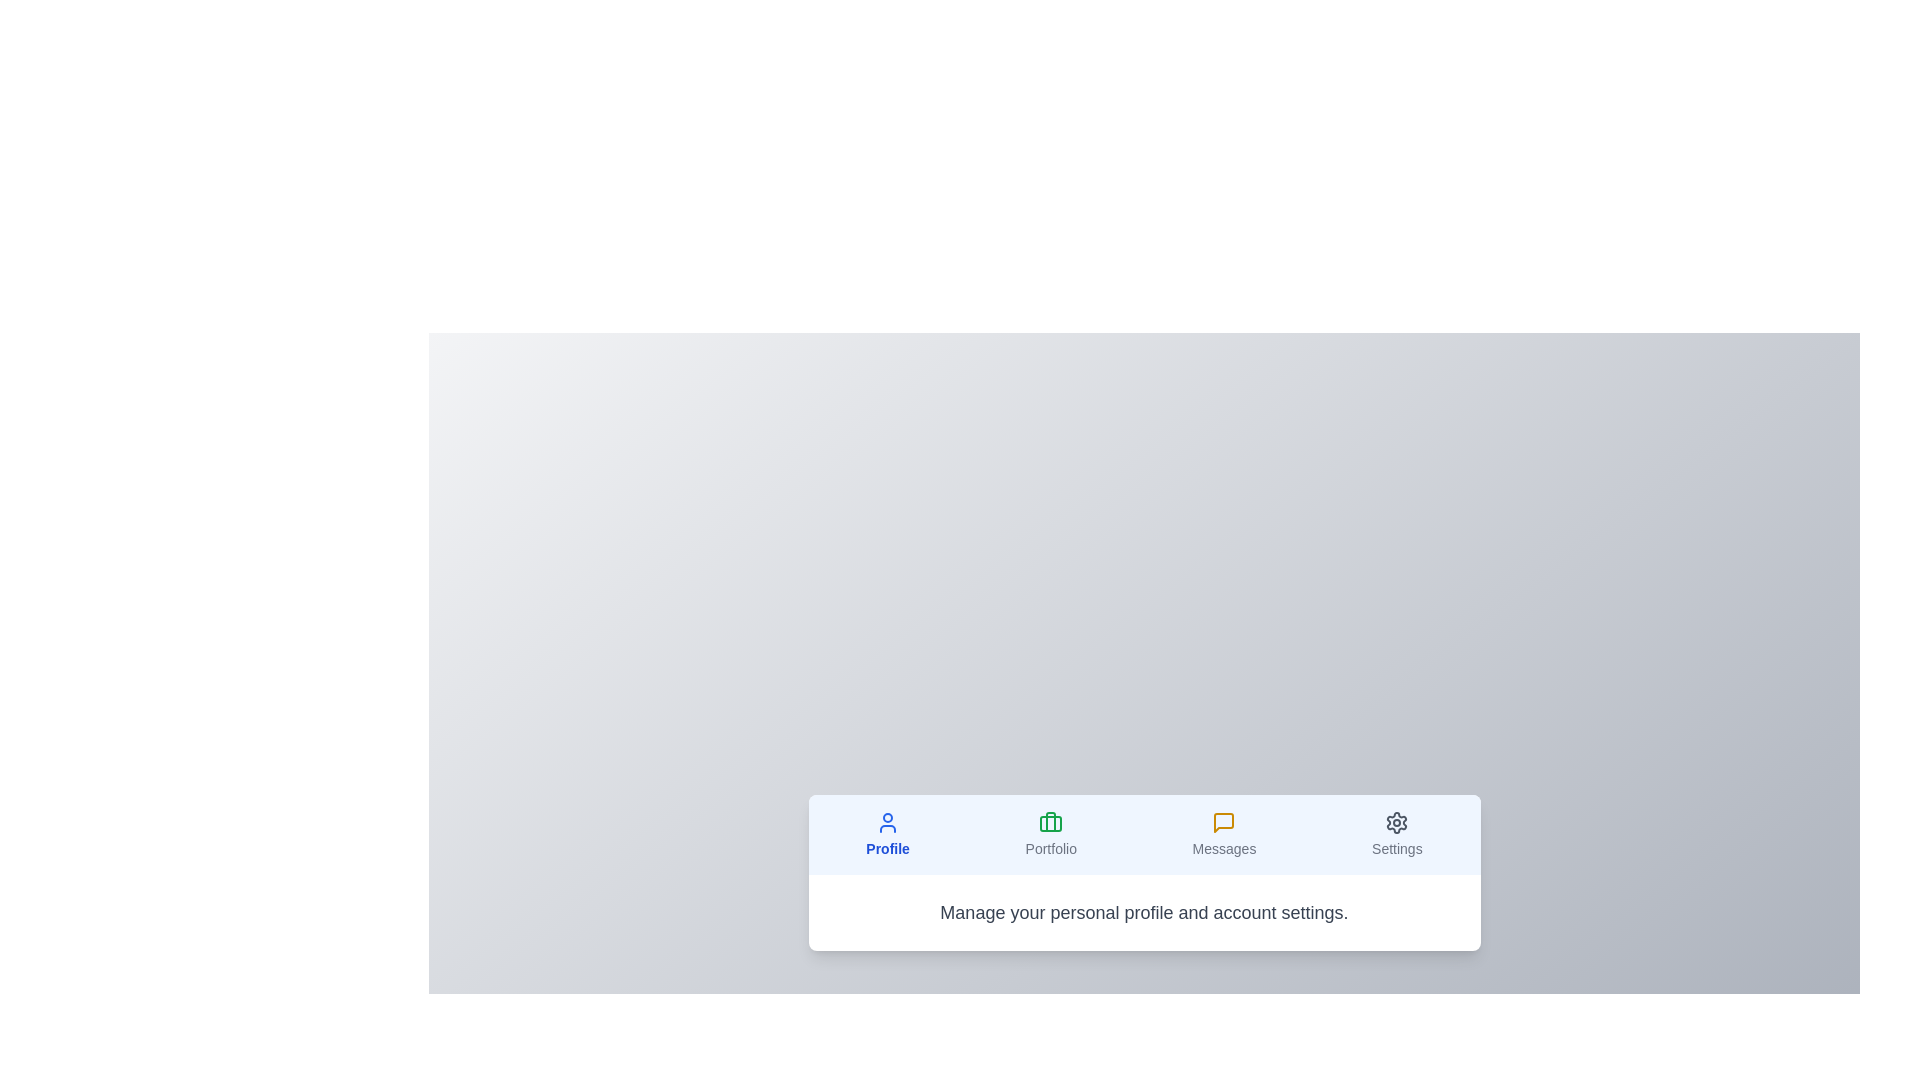 The height and width of the screenshot is (1080, 1920). What do you see at coordinates (1223, 834) in the screenshot?
I see `the 'Messages' tab to view its content` at bounding box center [1223, 834].